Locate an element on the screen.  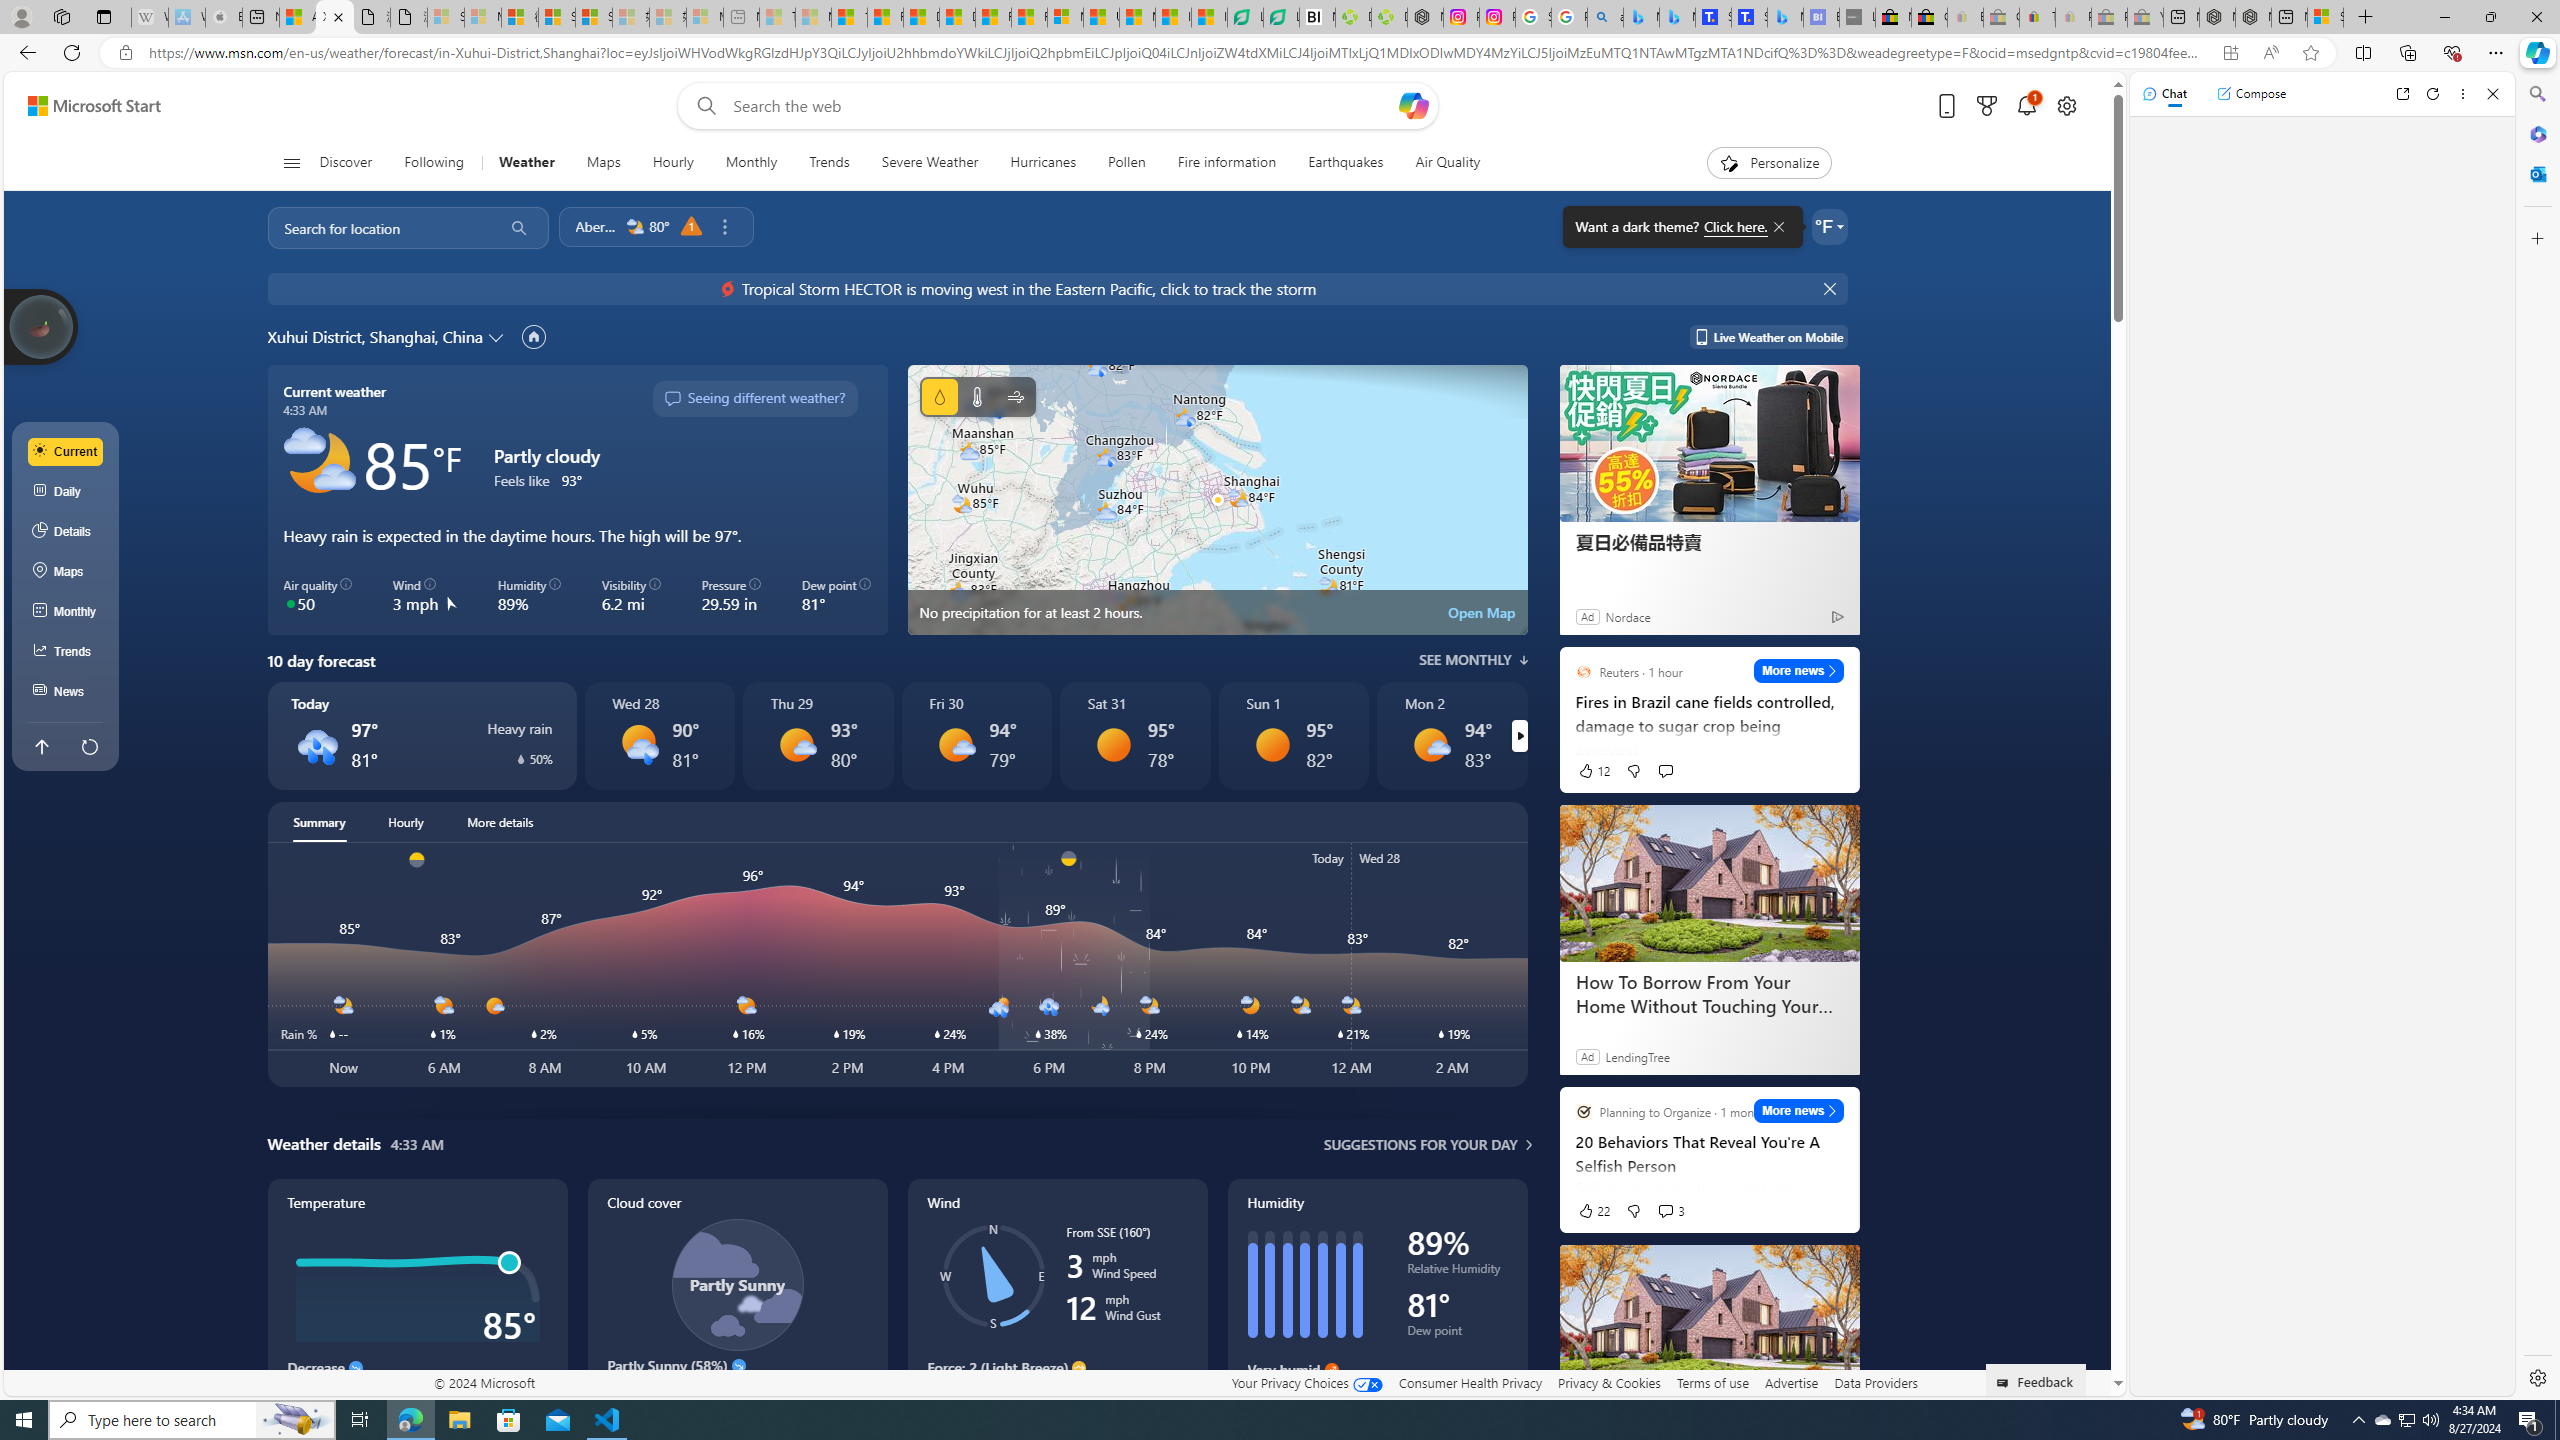
'Privacy & Cookies' is located at coordinates (1610, 1382).